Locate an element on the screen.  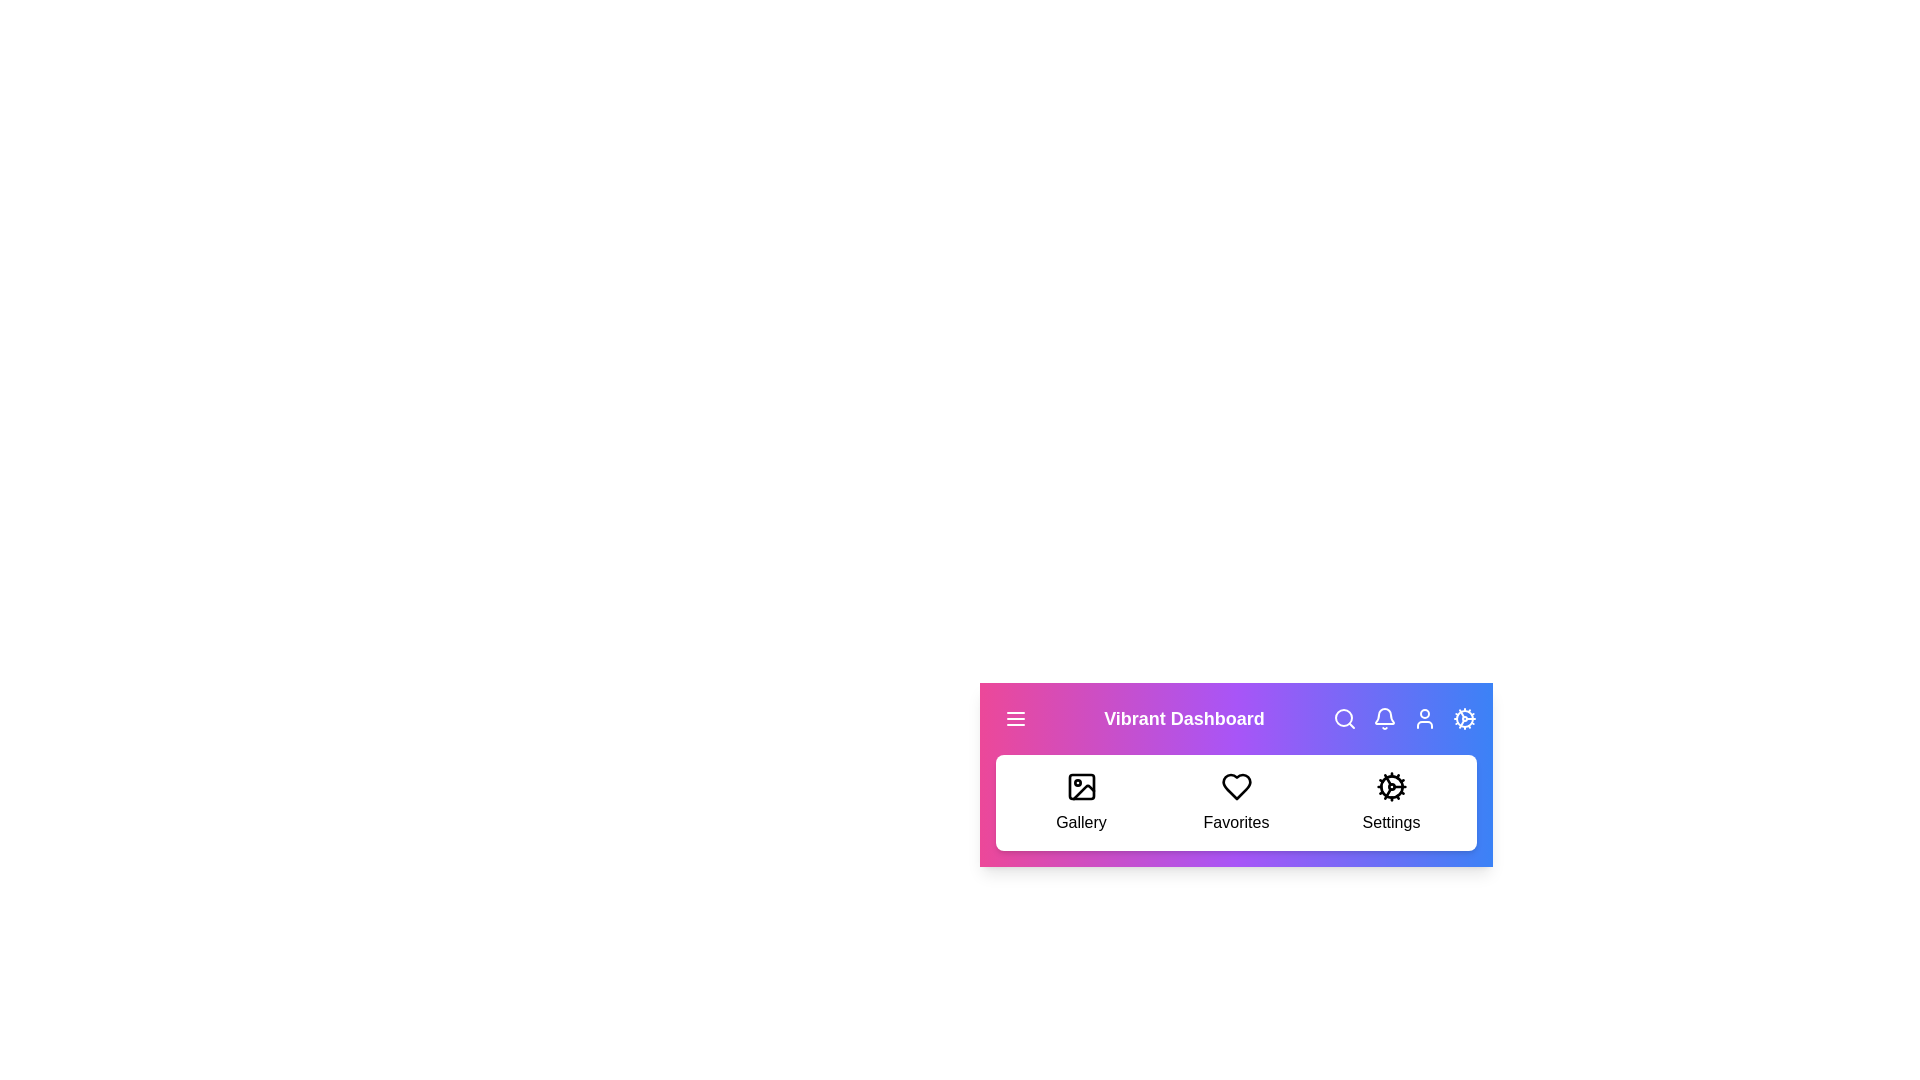
the 'Favorites' section to navigate to it is located at coordinates (1235, 801).